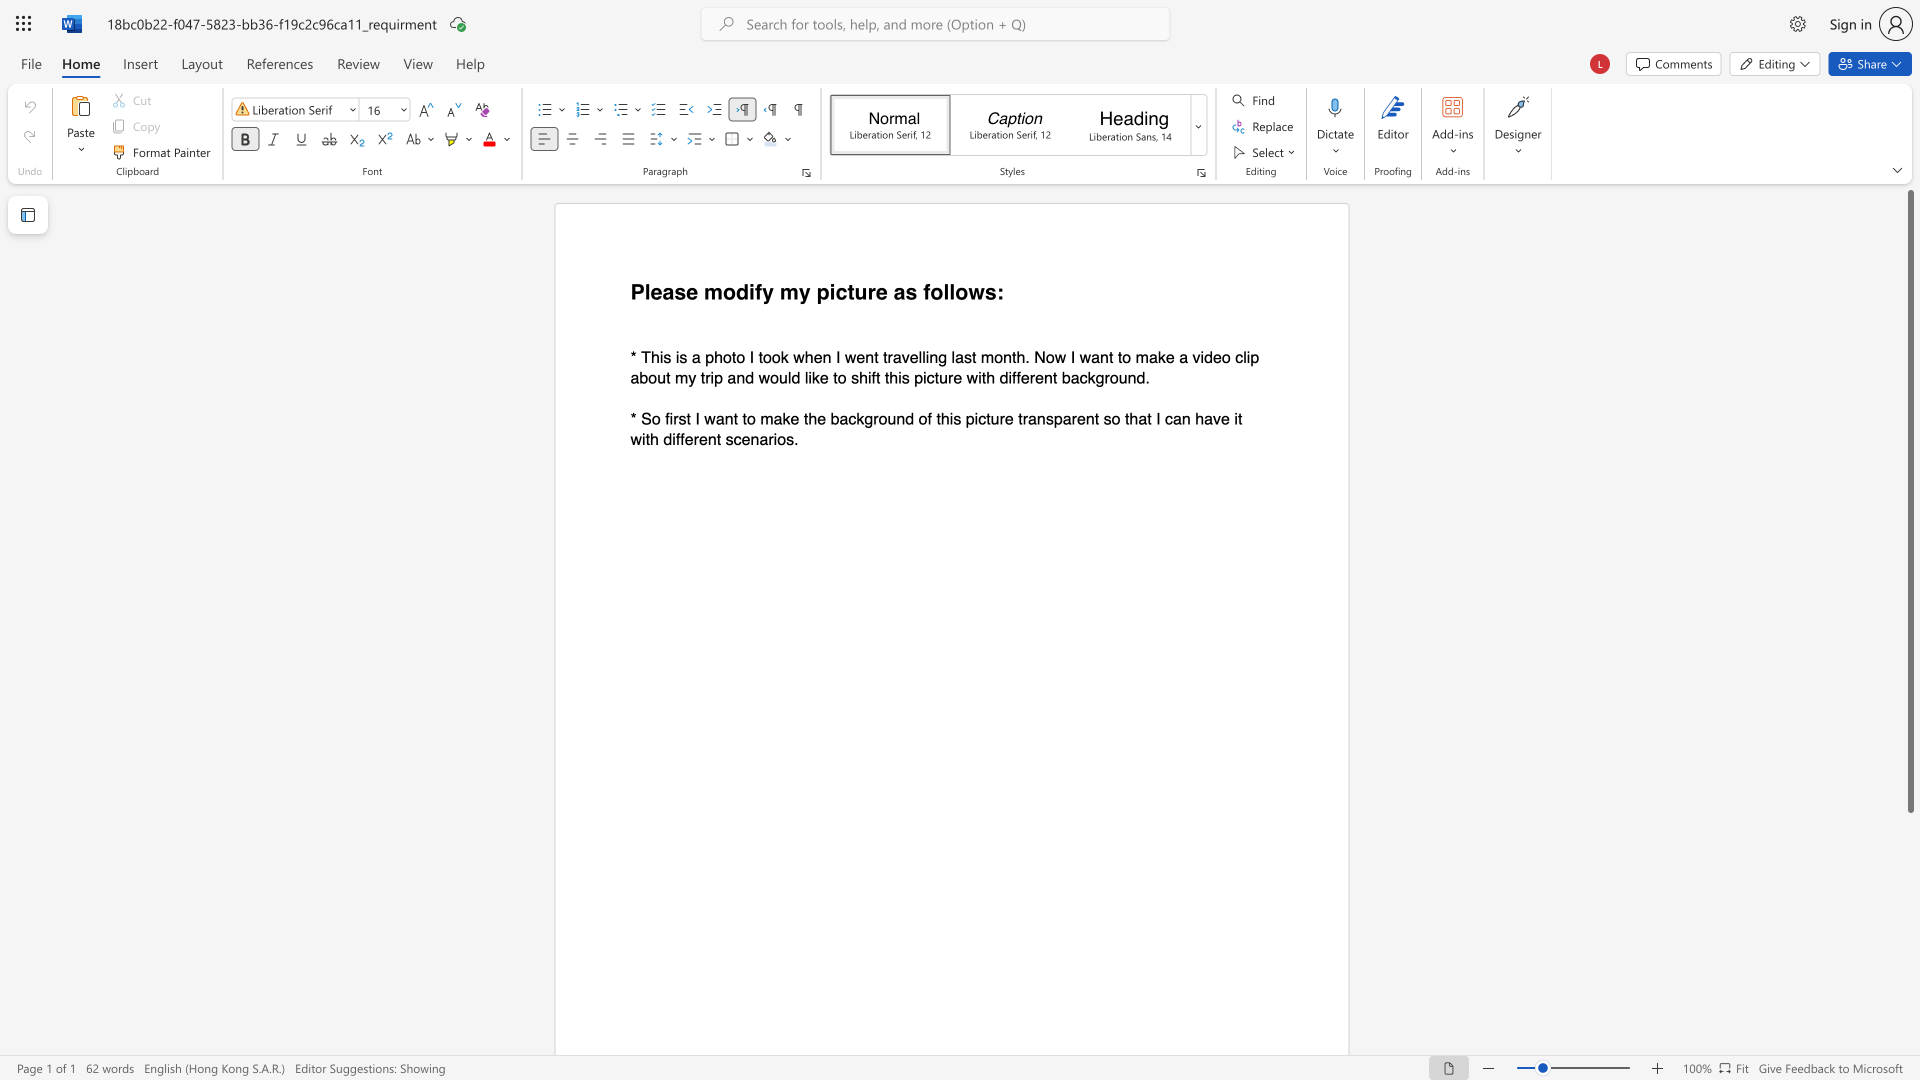 The height and width of the screenshot is (1080, 1920). What do you see at coordinates (868, 377) in the screenshot?
I see `the subset text "ift this picture with different backgro" within the text "* This is a photo I took when I went travelling last month. Now I want to make a video clip about my trip and would like to shift this picture with different background."` at bounding box center [868, 377].